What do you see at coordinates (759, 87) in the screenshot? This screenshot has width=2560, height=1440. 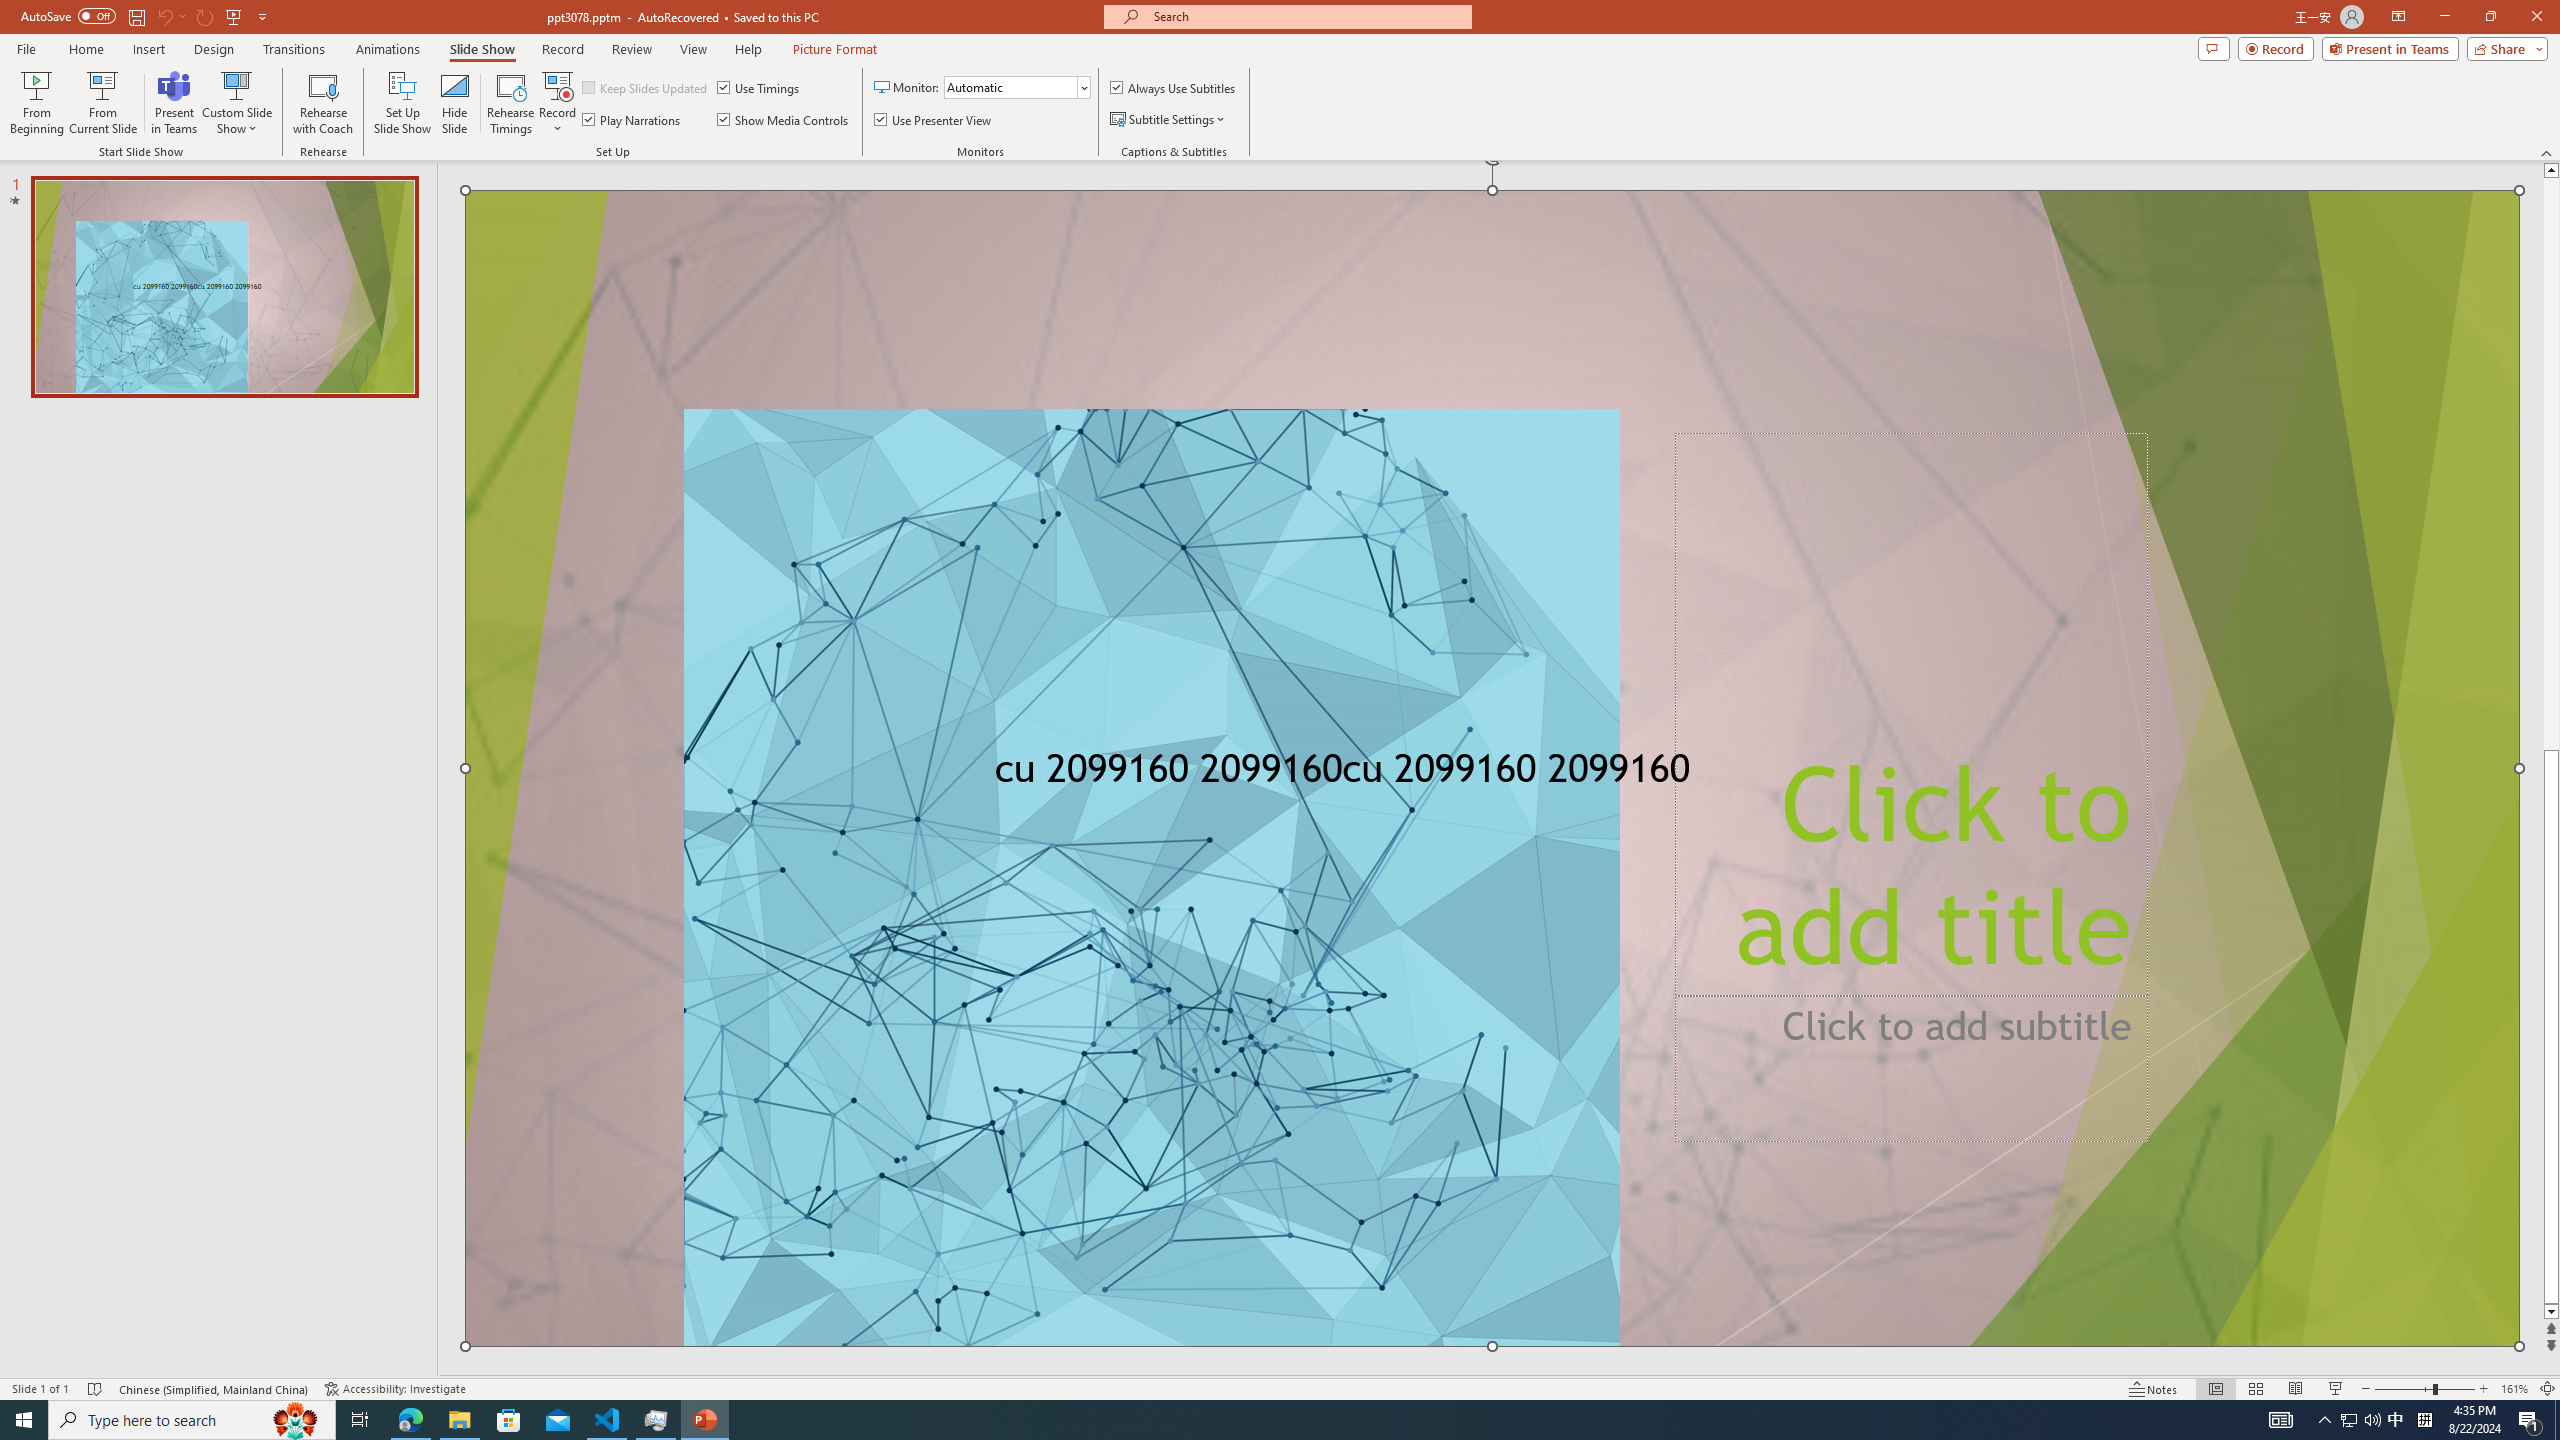 I see `'Use Timings'` at bounding box center [759, 87].